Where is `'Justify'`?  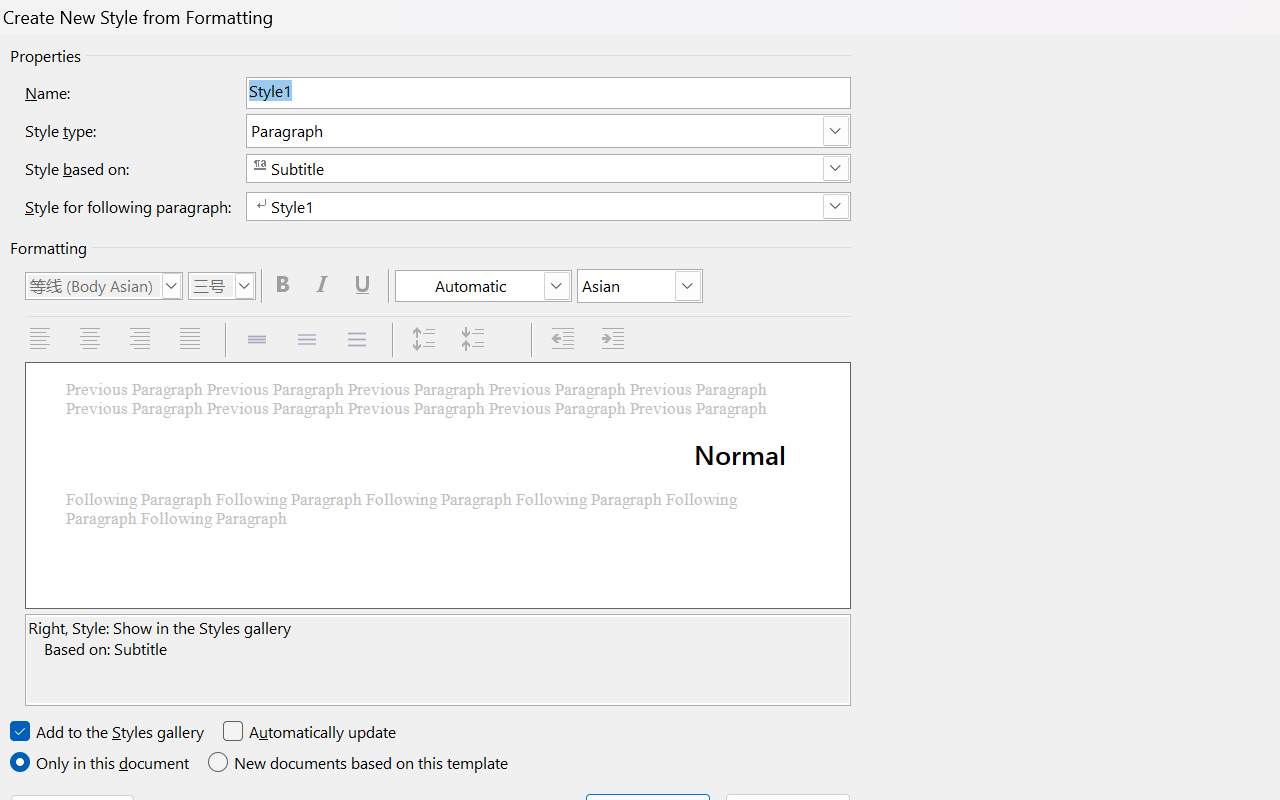
'Justify' is located at coordinates (192, 339).